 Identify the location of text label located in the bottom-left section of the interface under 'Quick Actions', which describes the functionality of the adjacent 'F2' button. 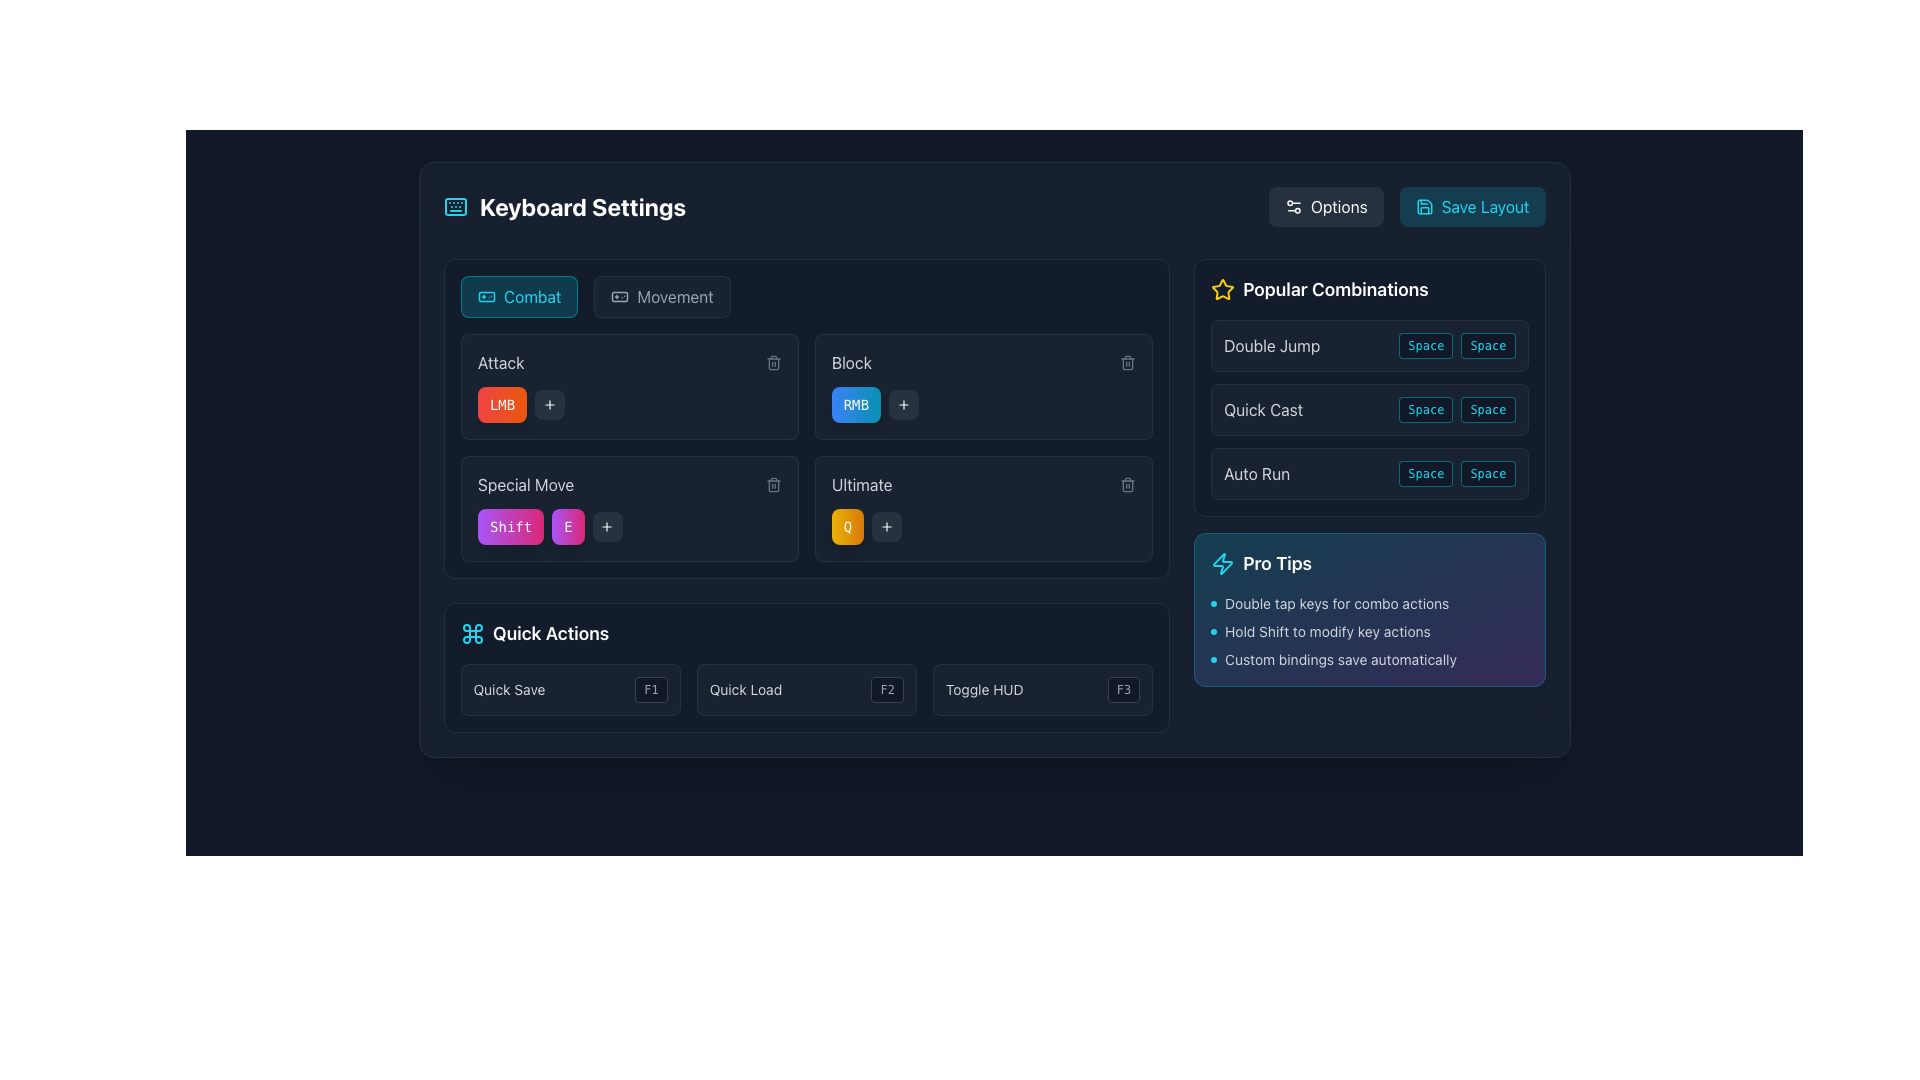
(744, 689).